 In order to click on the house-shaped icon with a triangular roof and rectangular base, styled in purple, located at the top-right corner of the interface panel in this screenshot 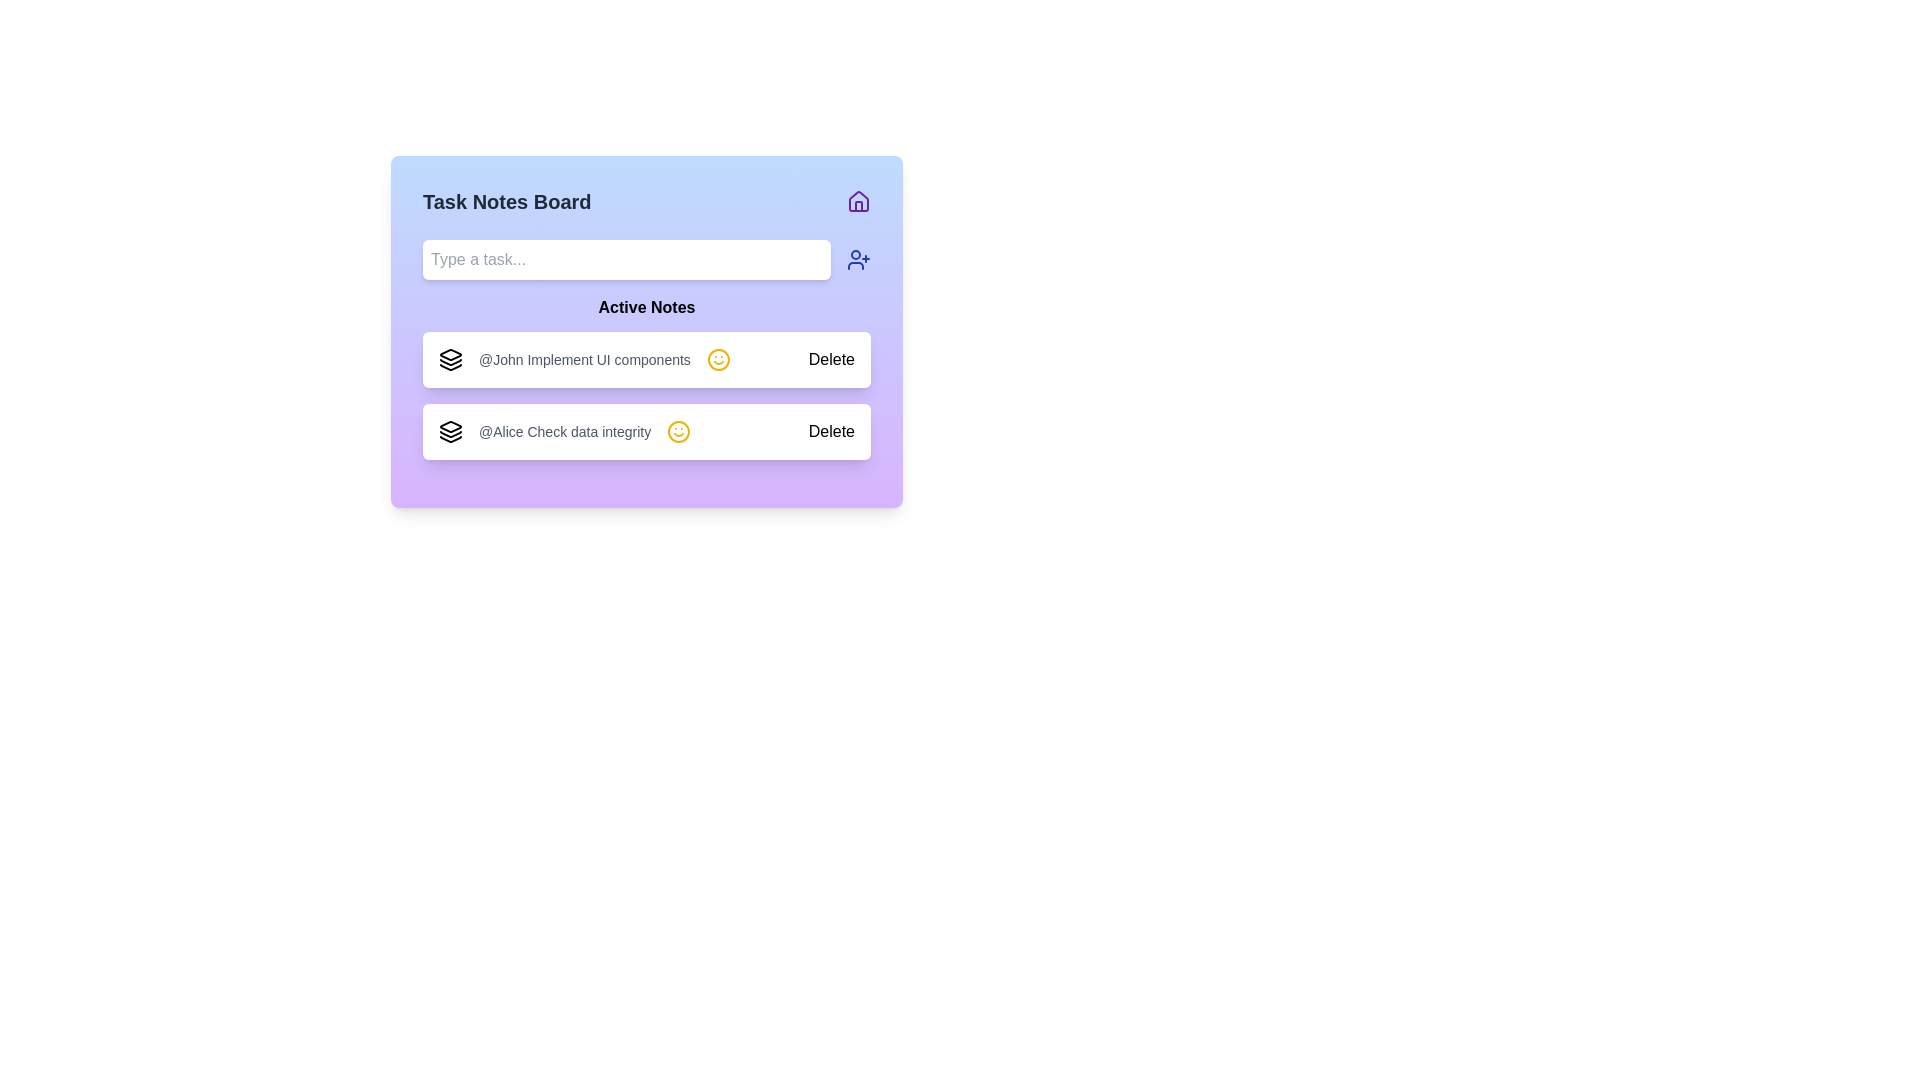, I will do `click(859, 200)`.